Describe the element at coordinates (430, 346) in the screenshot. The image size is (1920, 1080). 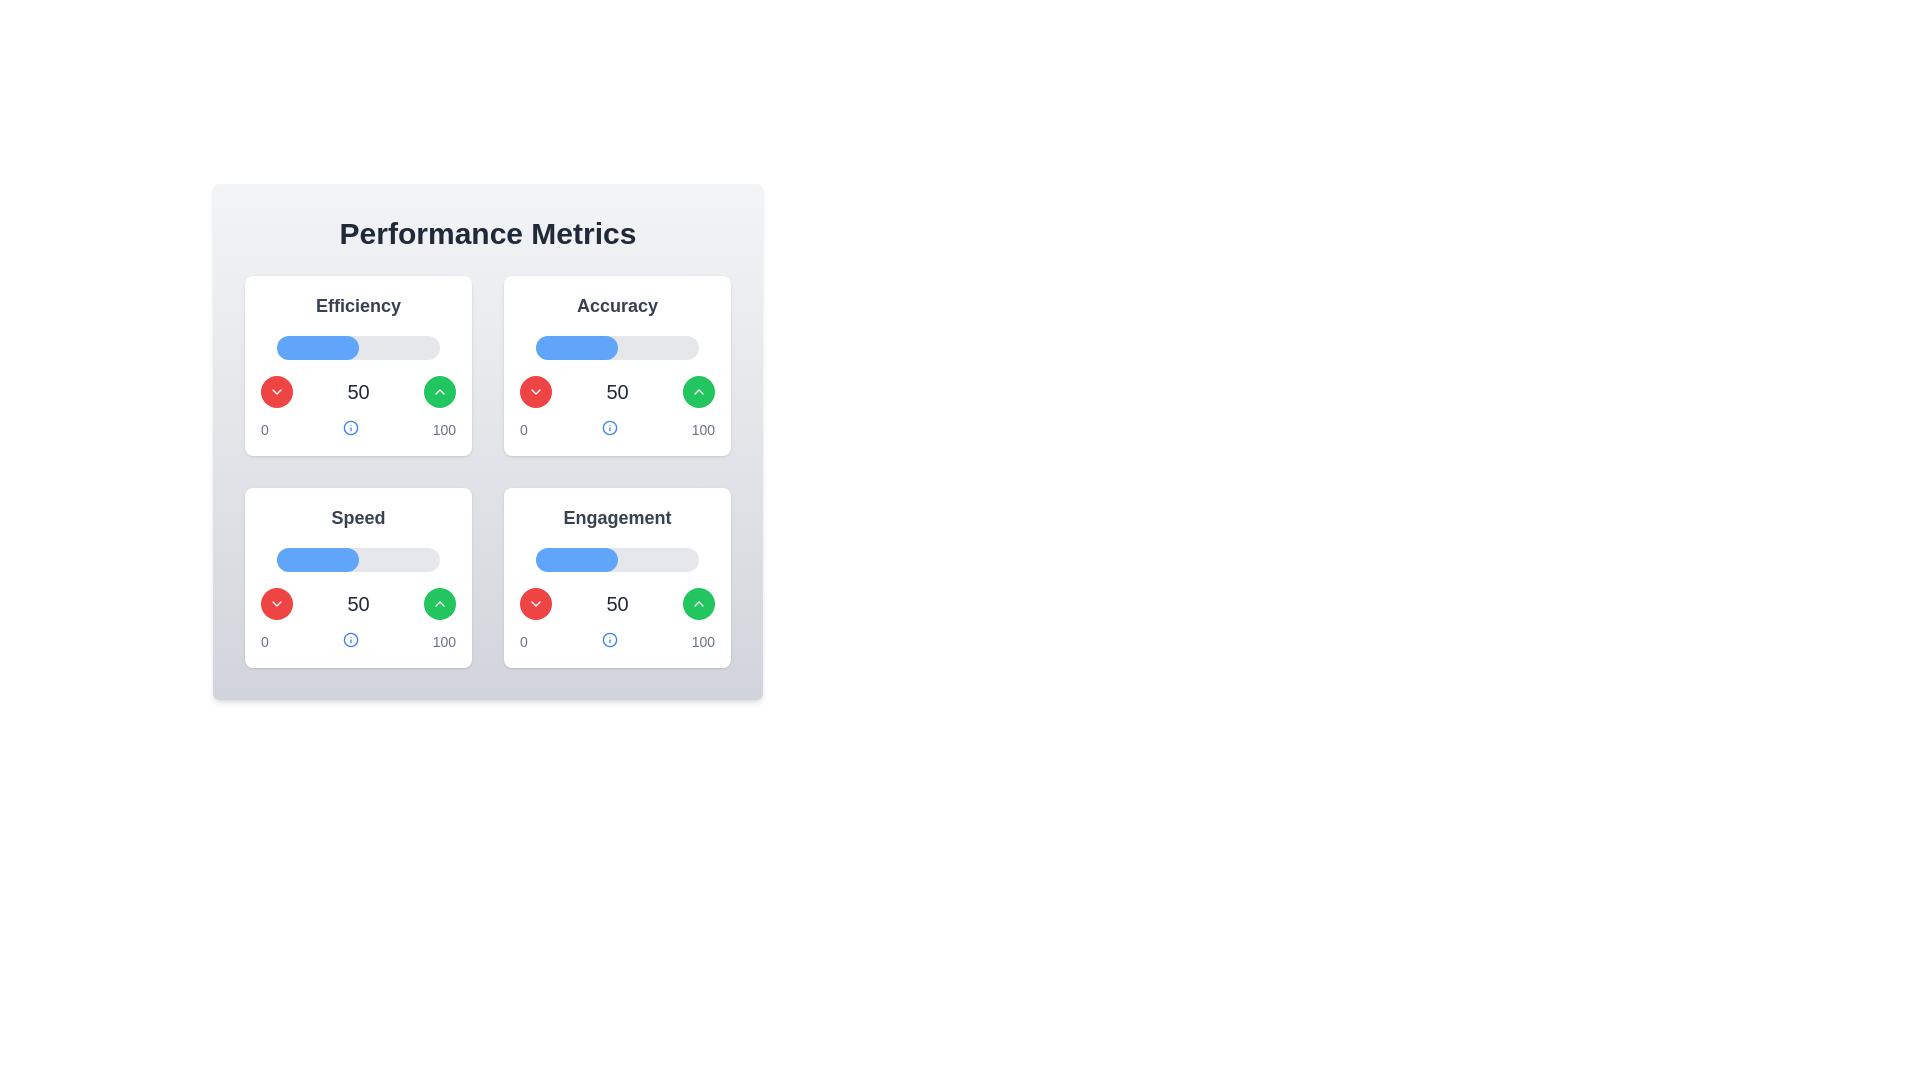
I see `the efficiency value` at that location.